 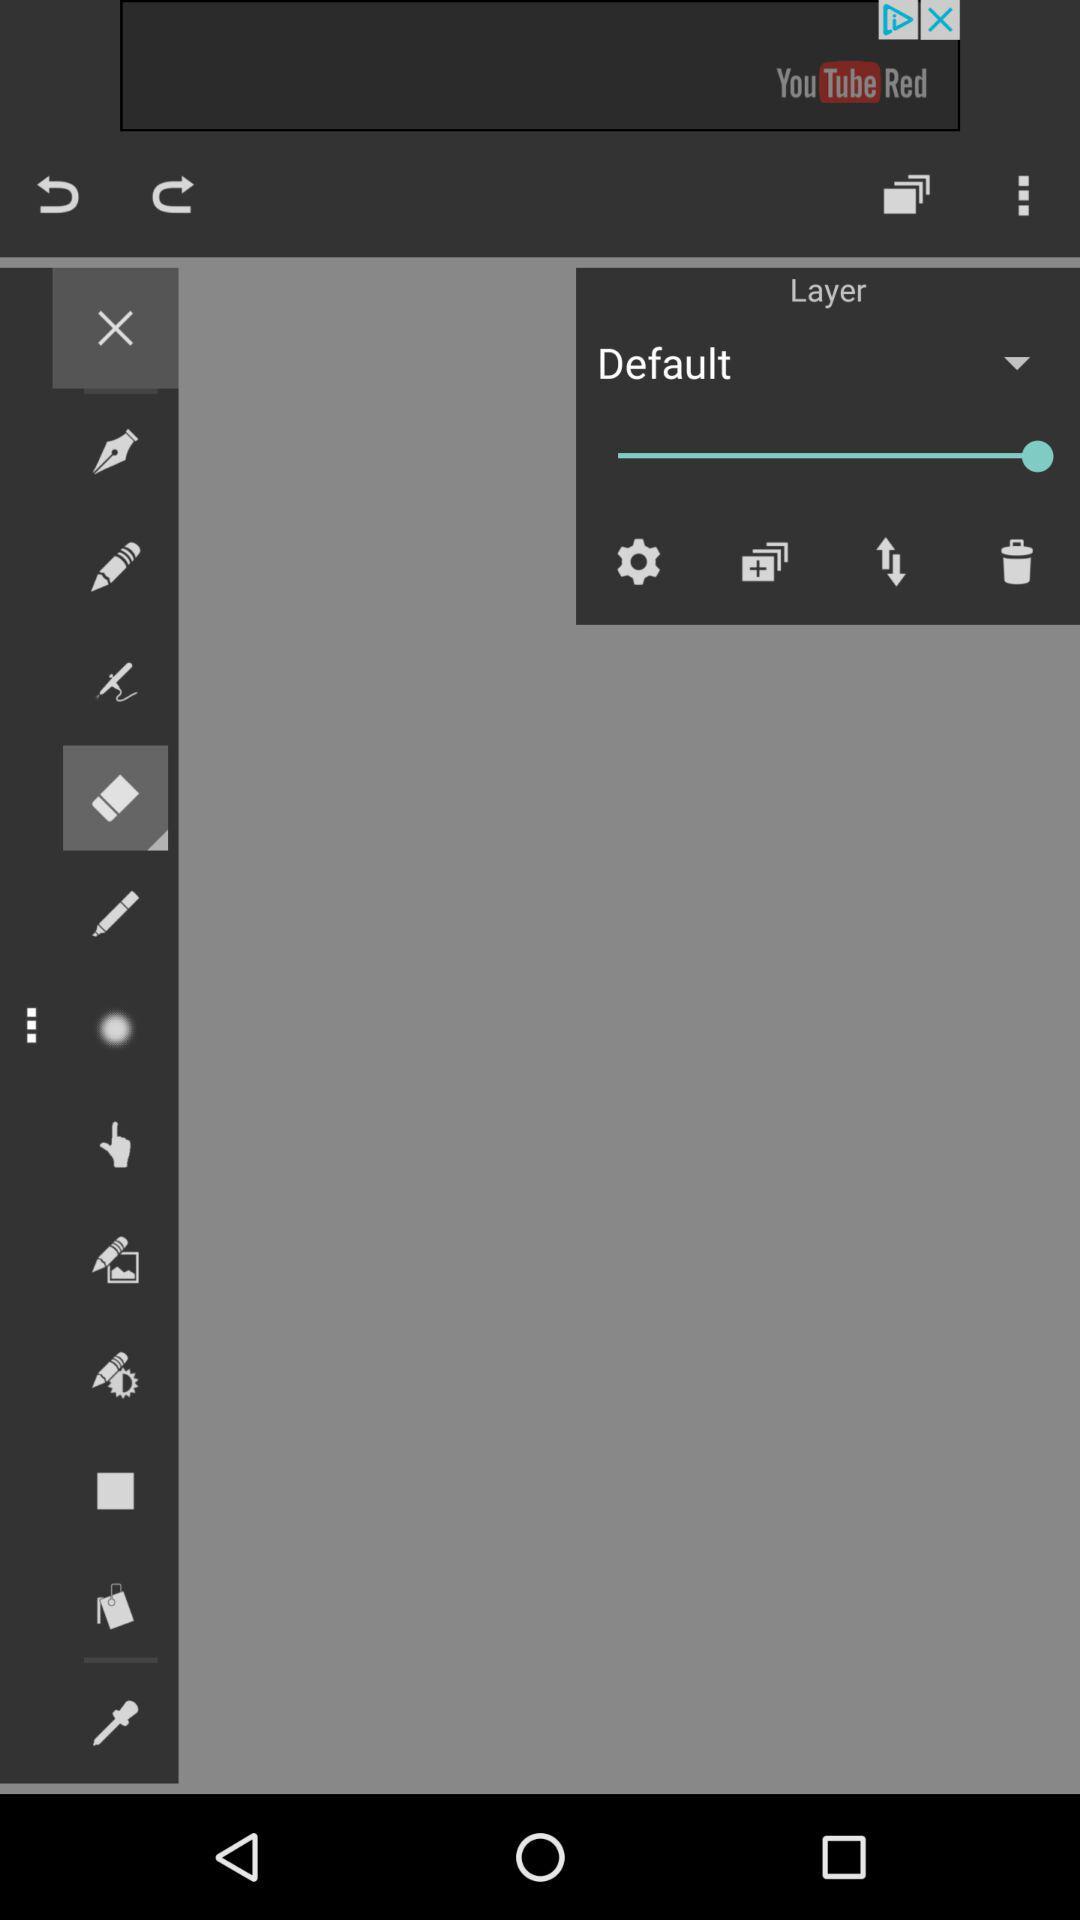 What do you see at coordinates (115, 328) in the screenshot?
I see `the close icon` at bounding box center [115, 328].